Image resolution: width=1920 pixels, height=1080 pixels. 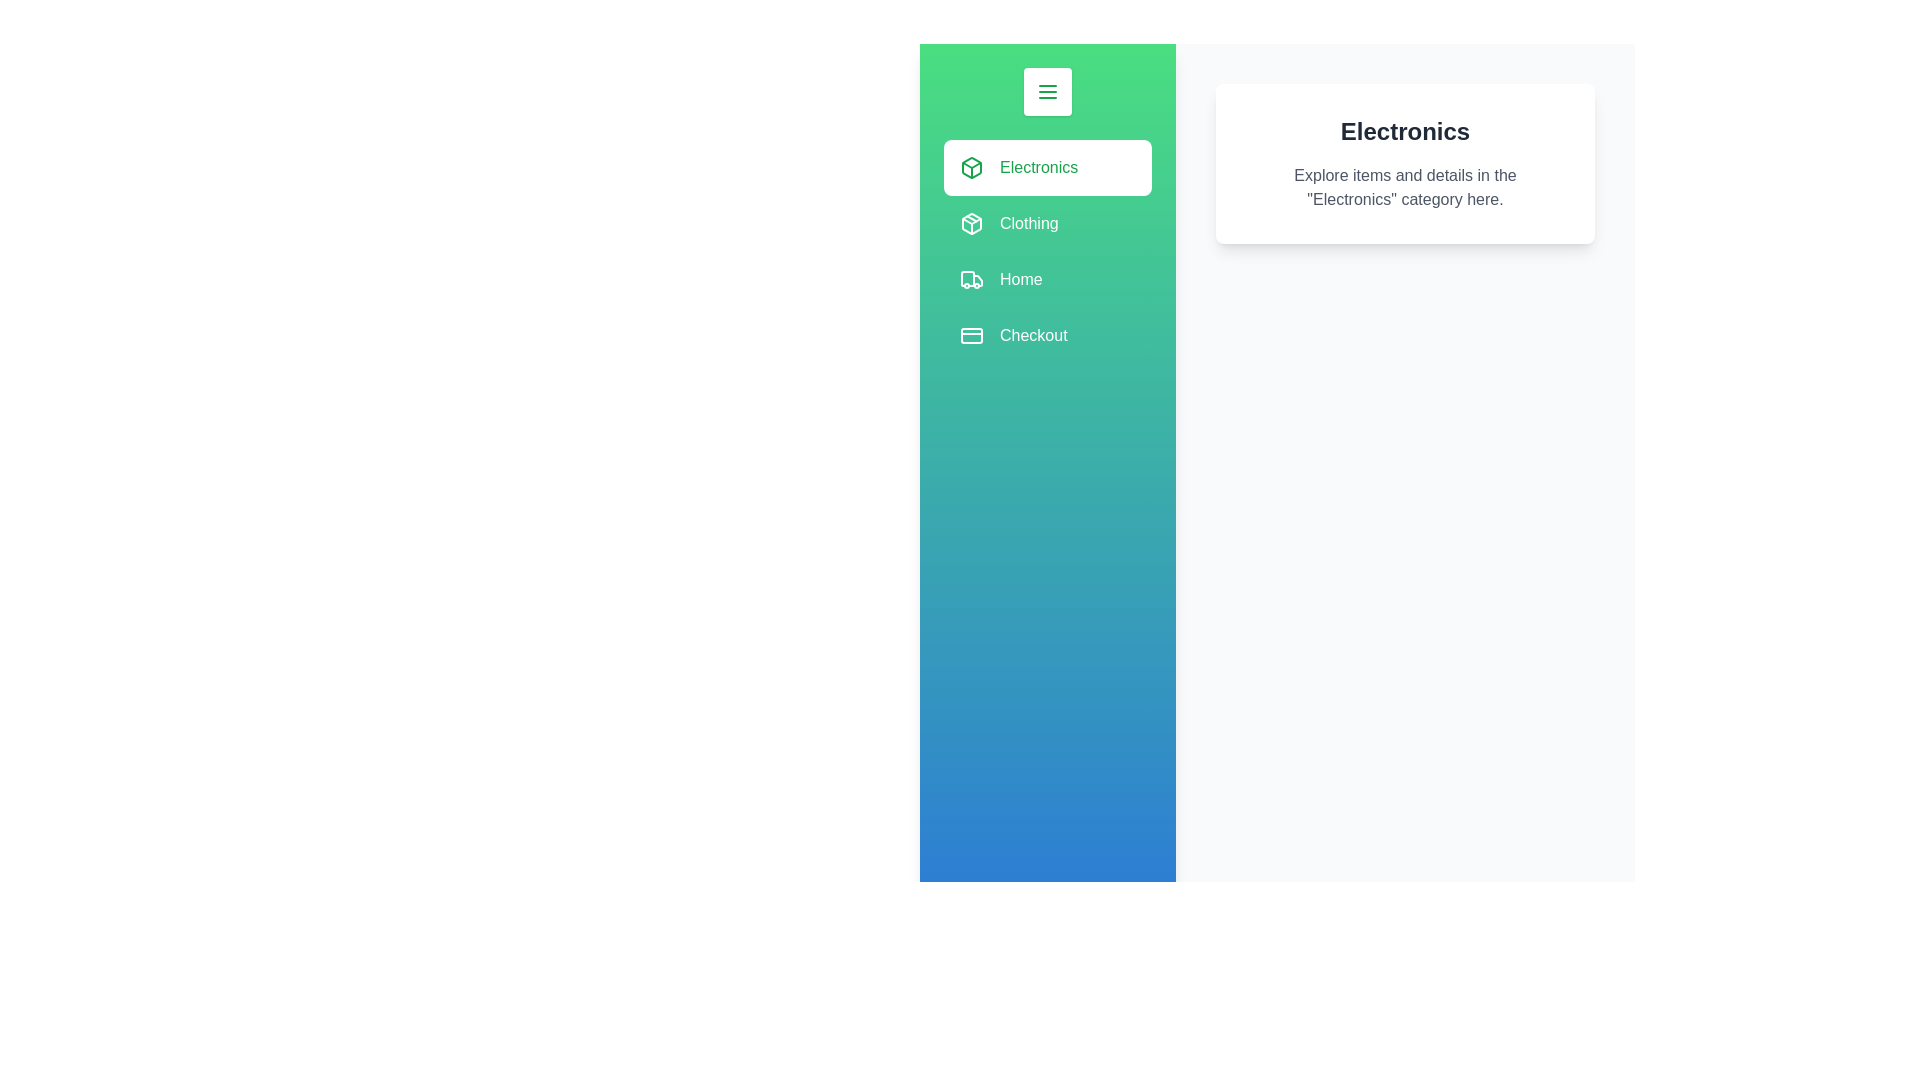 What do you see at coordinates (1046, 92) in the screenshot?
I see `menu button to toggle the drawer` at bounding box center [1046, 92].